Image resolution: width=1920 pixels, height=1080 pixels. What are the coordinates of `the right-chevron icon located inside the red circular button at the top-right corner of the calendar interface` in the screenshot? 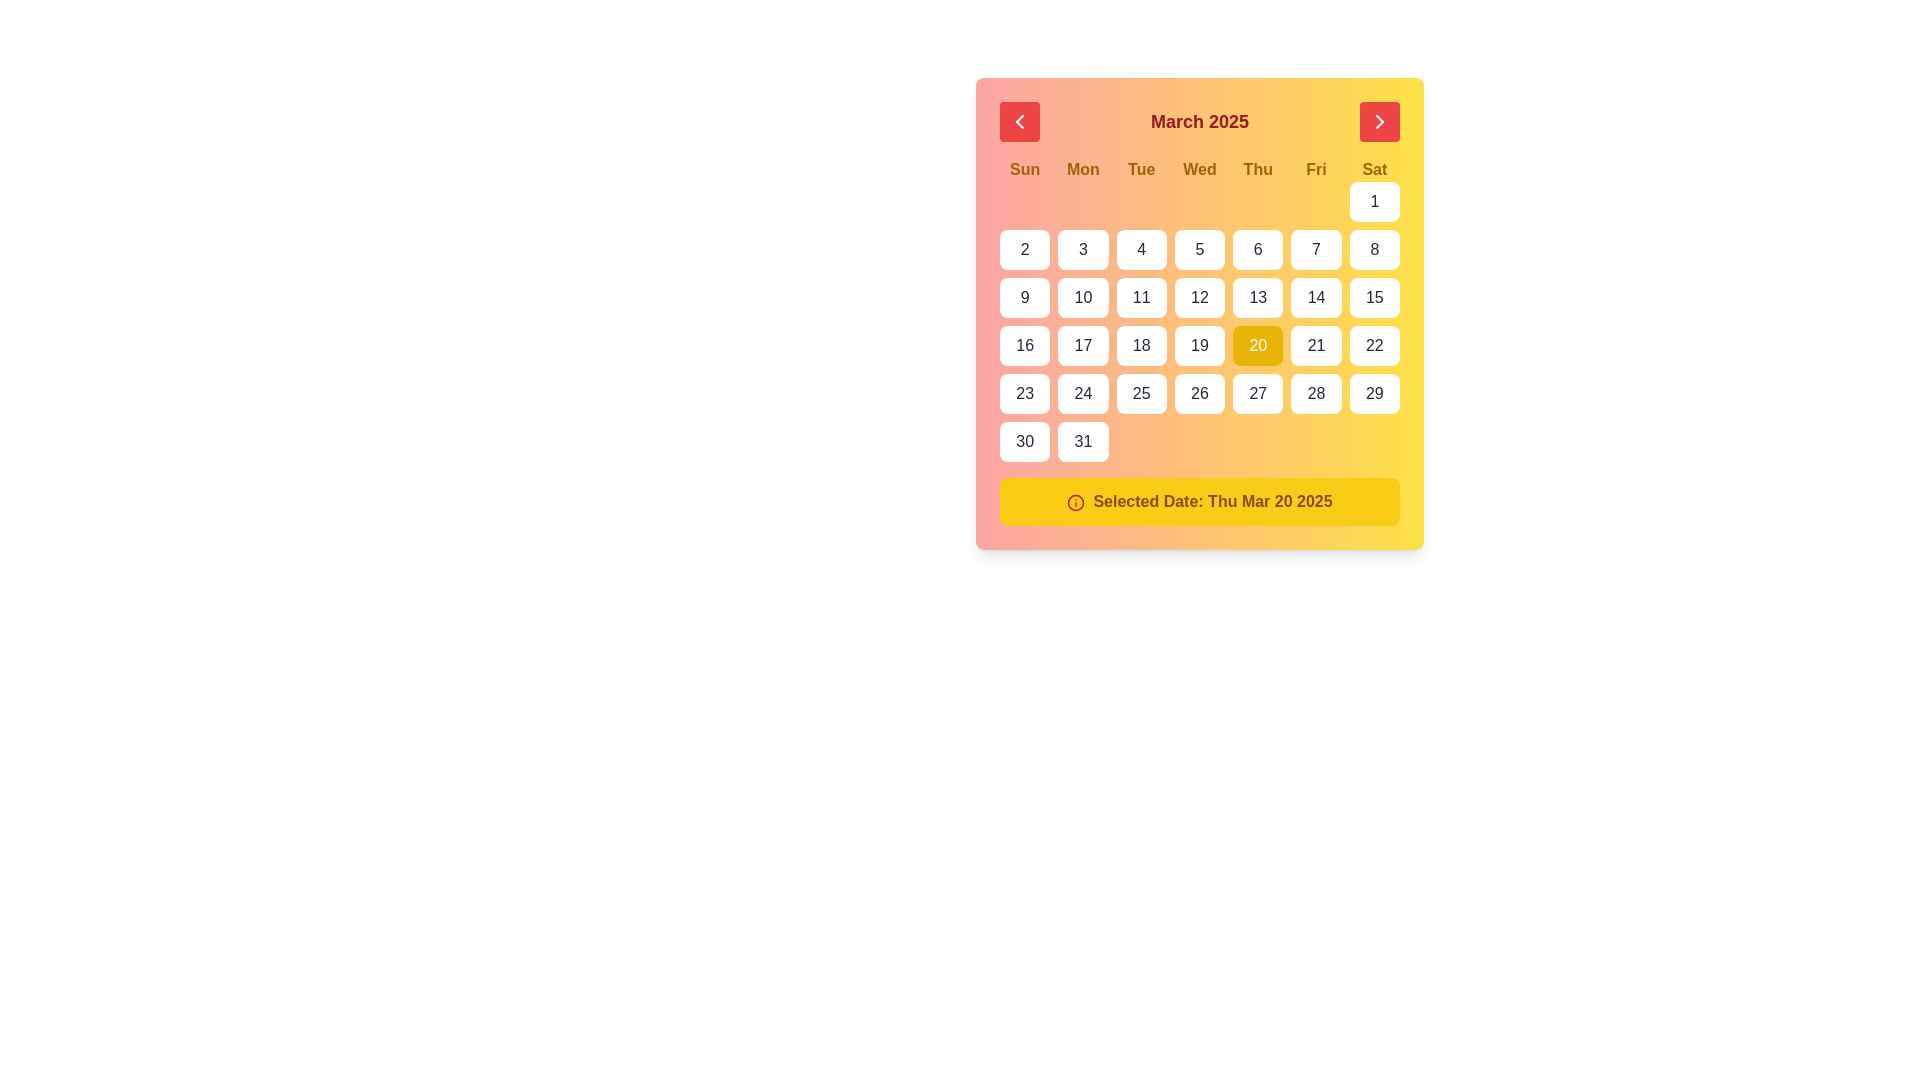 It's located at (1379, 122).